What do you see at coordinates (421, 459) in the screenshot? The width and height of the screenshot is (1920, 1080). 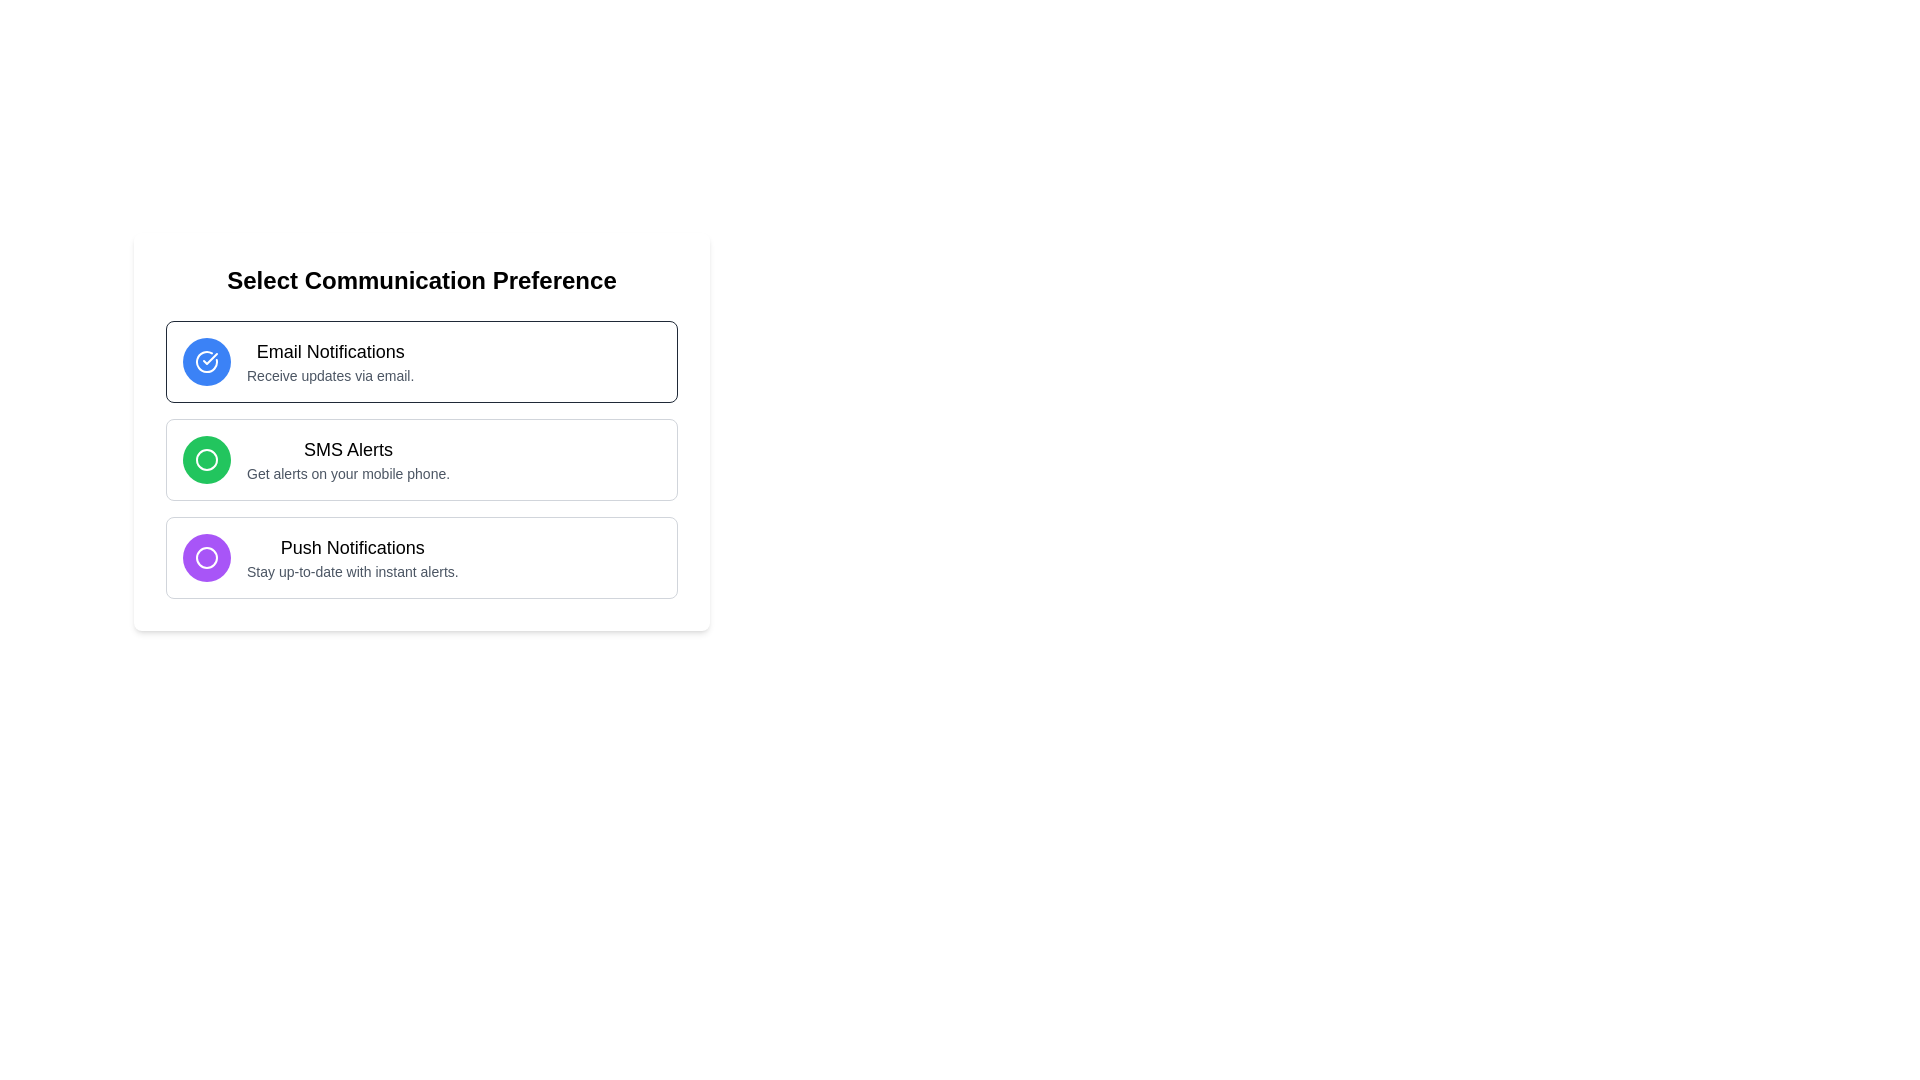 I see `the second selectable option in the communication preferences list, which is labeled 'SMS Alerts'` at bounding box center [421, 459].